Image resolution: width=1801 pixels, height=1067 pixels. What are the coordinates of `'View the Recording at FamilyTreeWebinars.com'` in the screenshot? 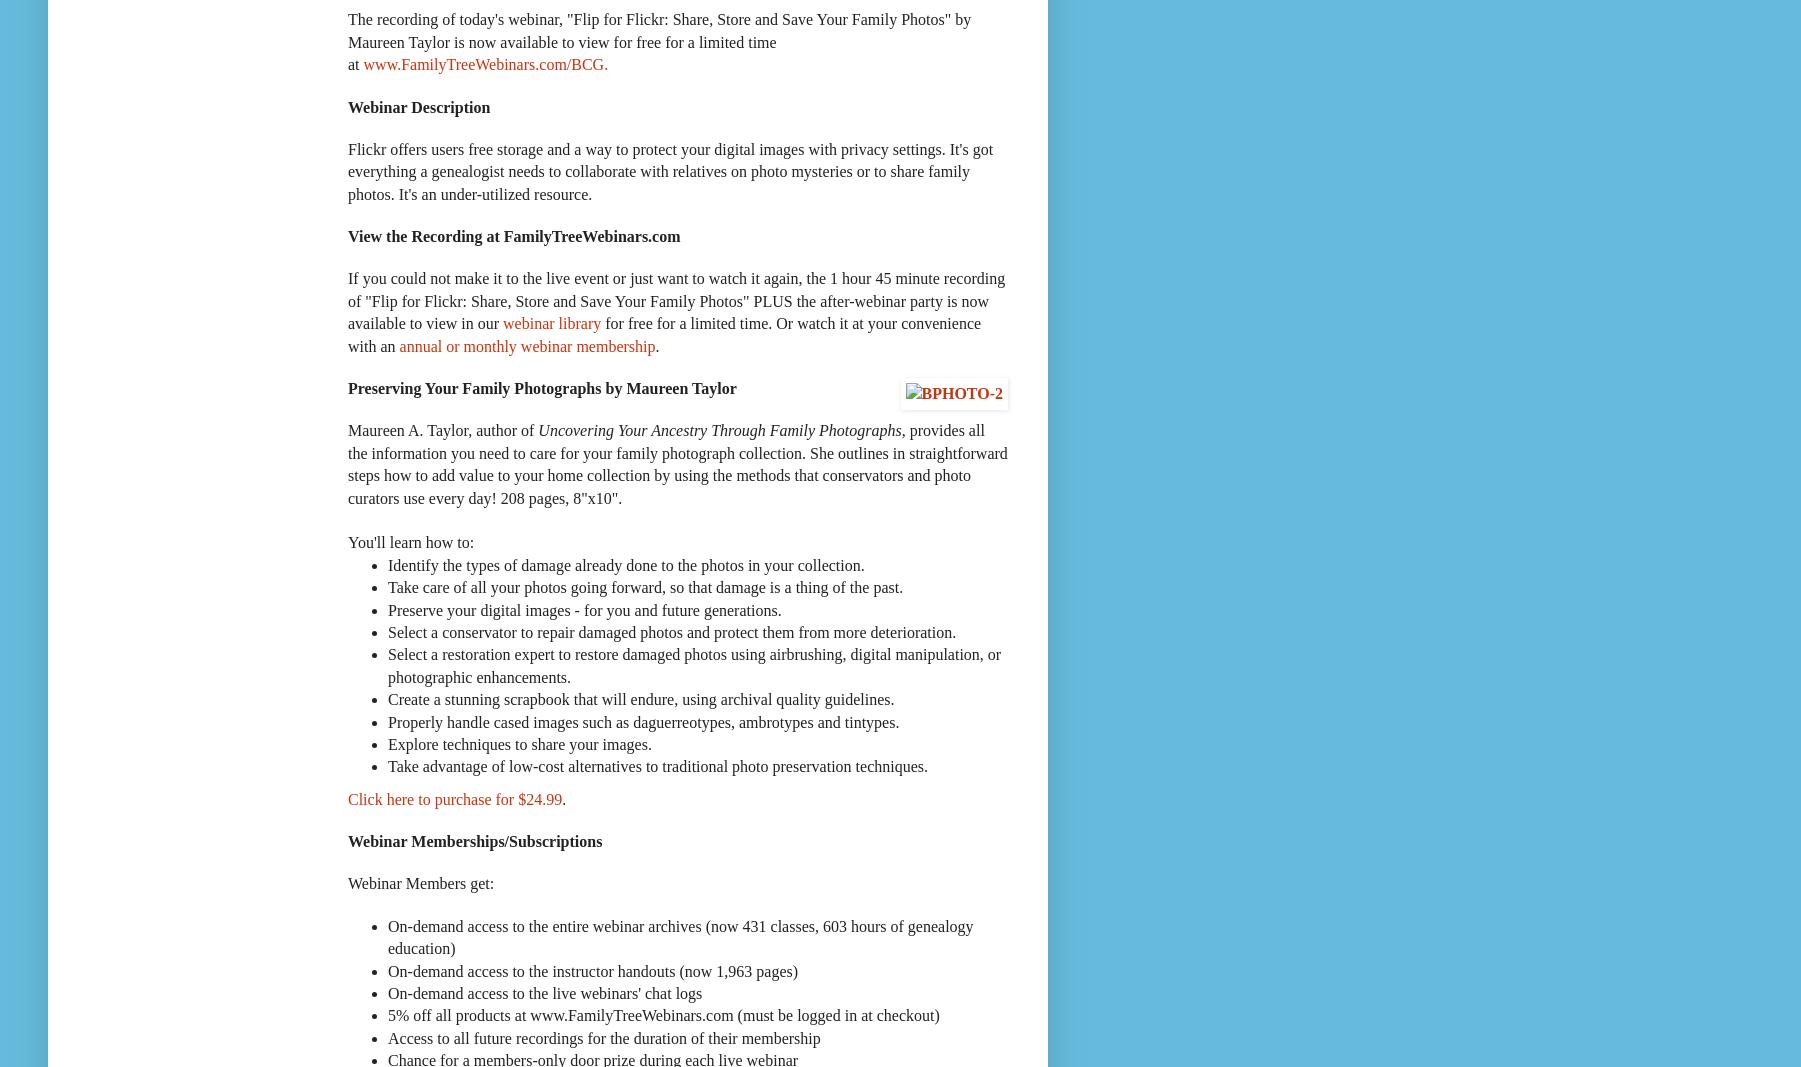 It's located at (514, 236).